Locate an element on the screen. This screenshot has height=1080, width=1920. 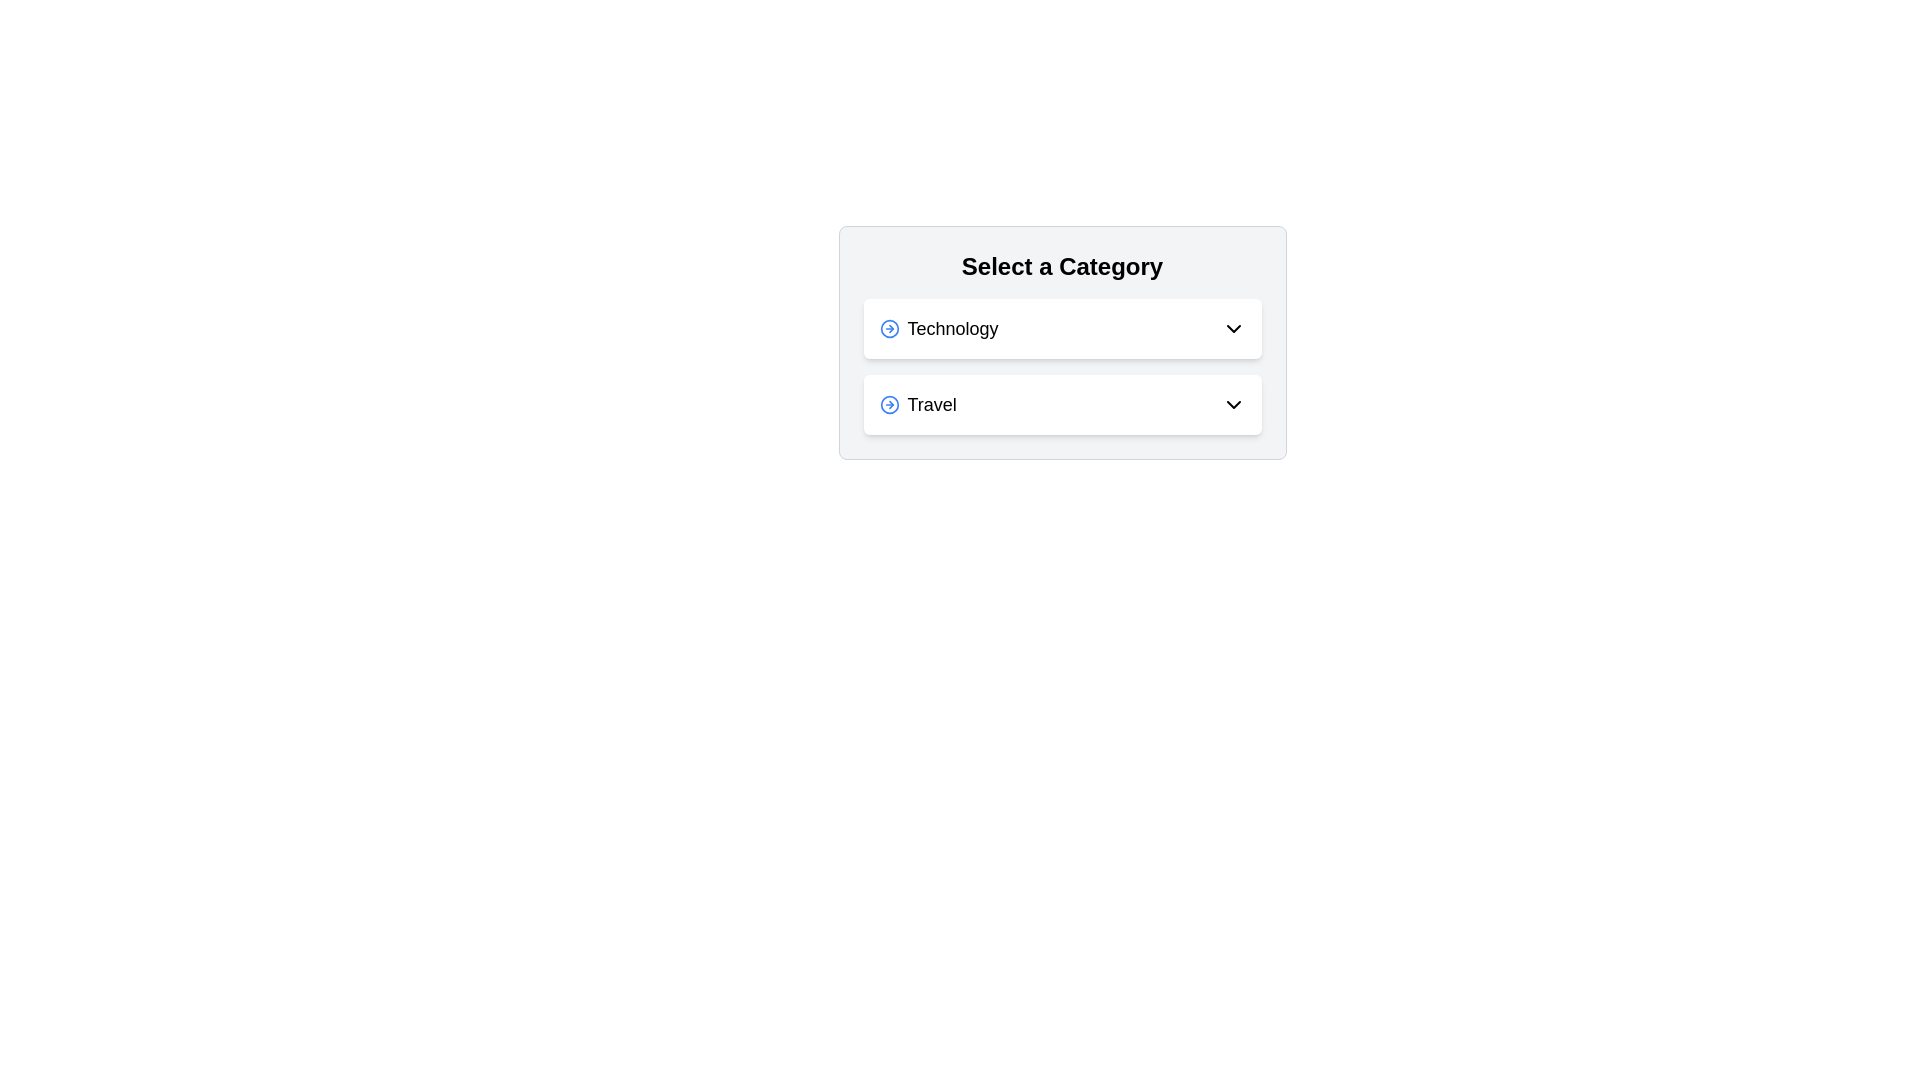
the 'Travel' category icon located to the left of the text 'Travel' is located at coordinates (888, 405).